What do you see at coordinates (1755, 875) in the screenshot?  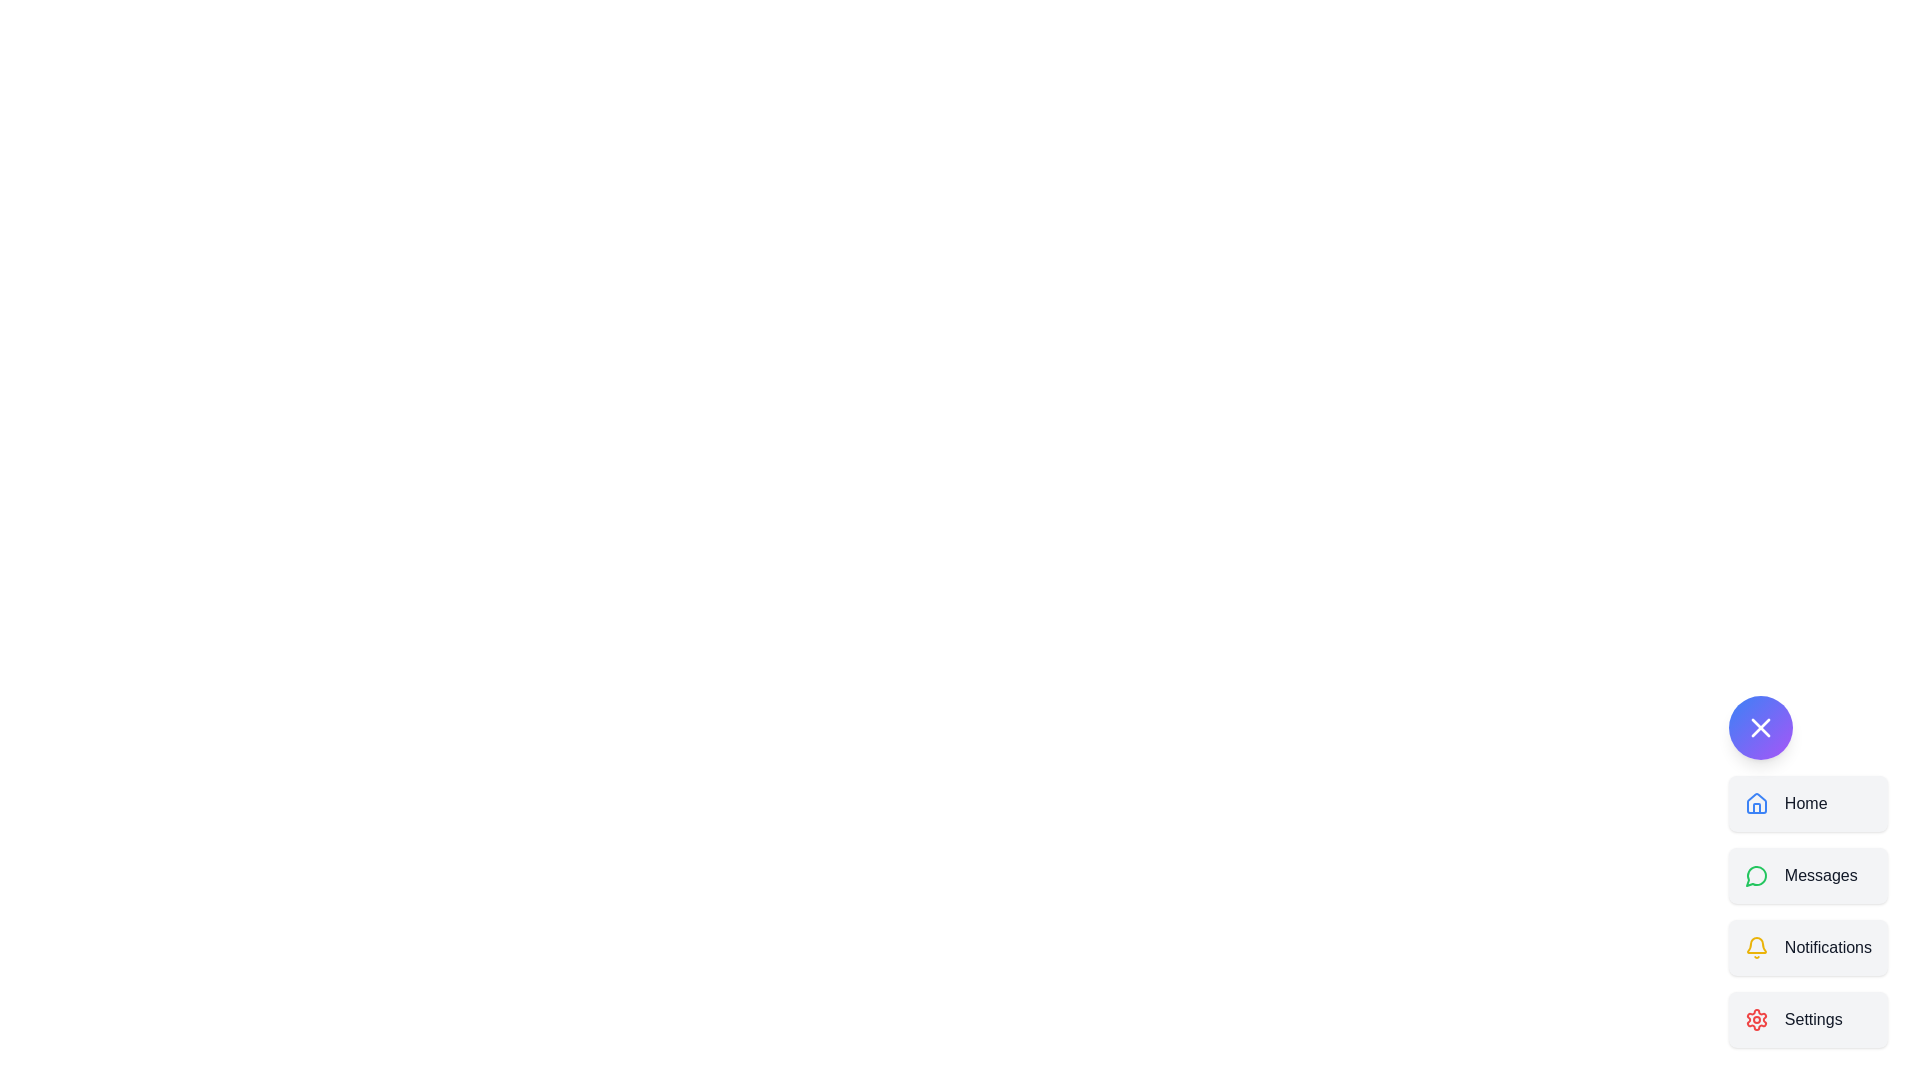 I see `the 'Messages' icon in the vertical menu, which is positioned between the 'Home' and 'Notifications' options` at bounding box center [1755, 875].